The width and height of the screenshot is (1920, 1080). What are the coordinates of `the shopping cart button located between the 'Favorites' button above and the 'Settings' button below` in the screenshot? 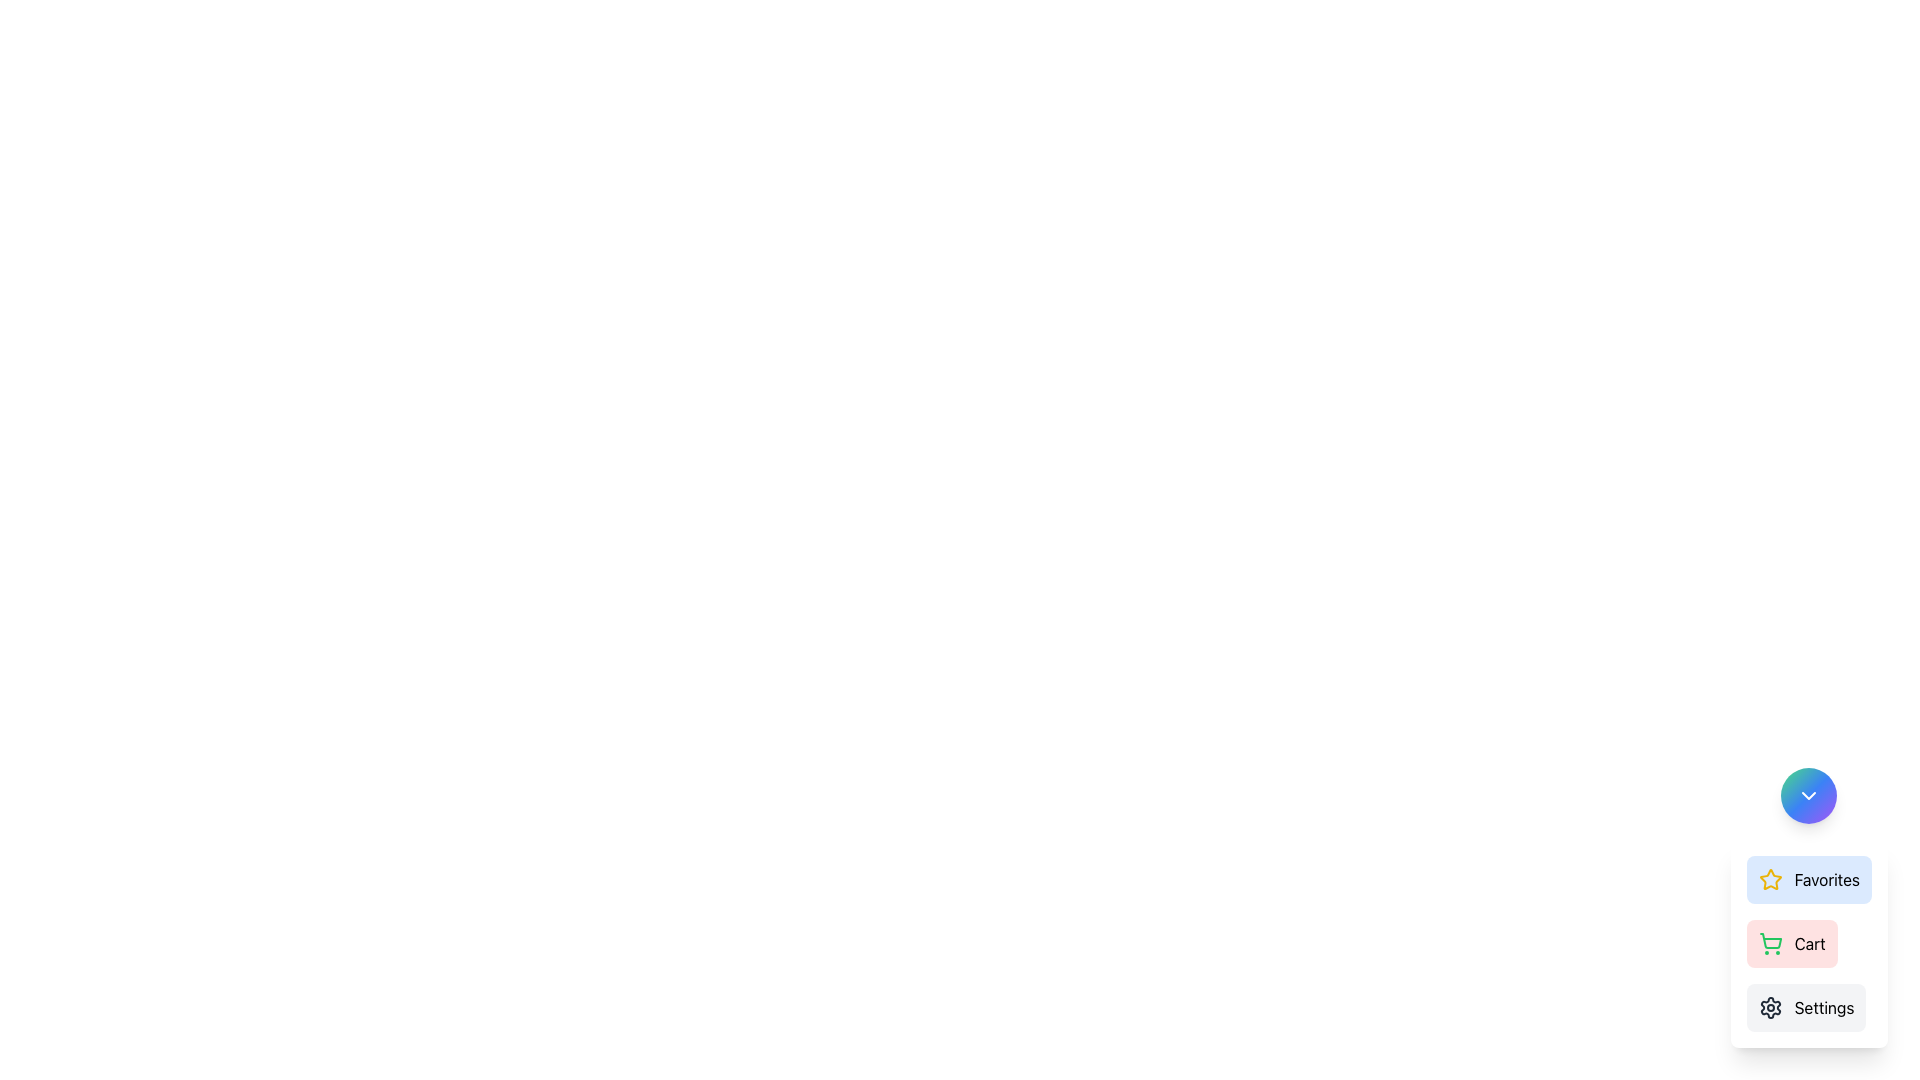 It's located at (1792, 944).